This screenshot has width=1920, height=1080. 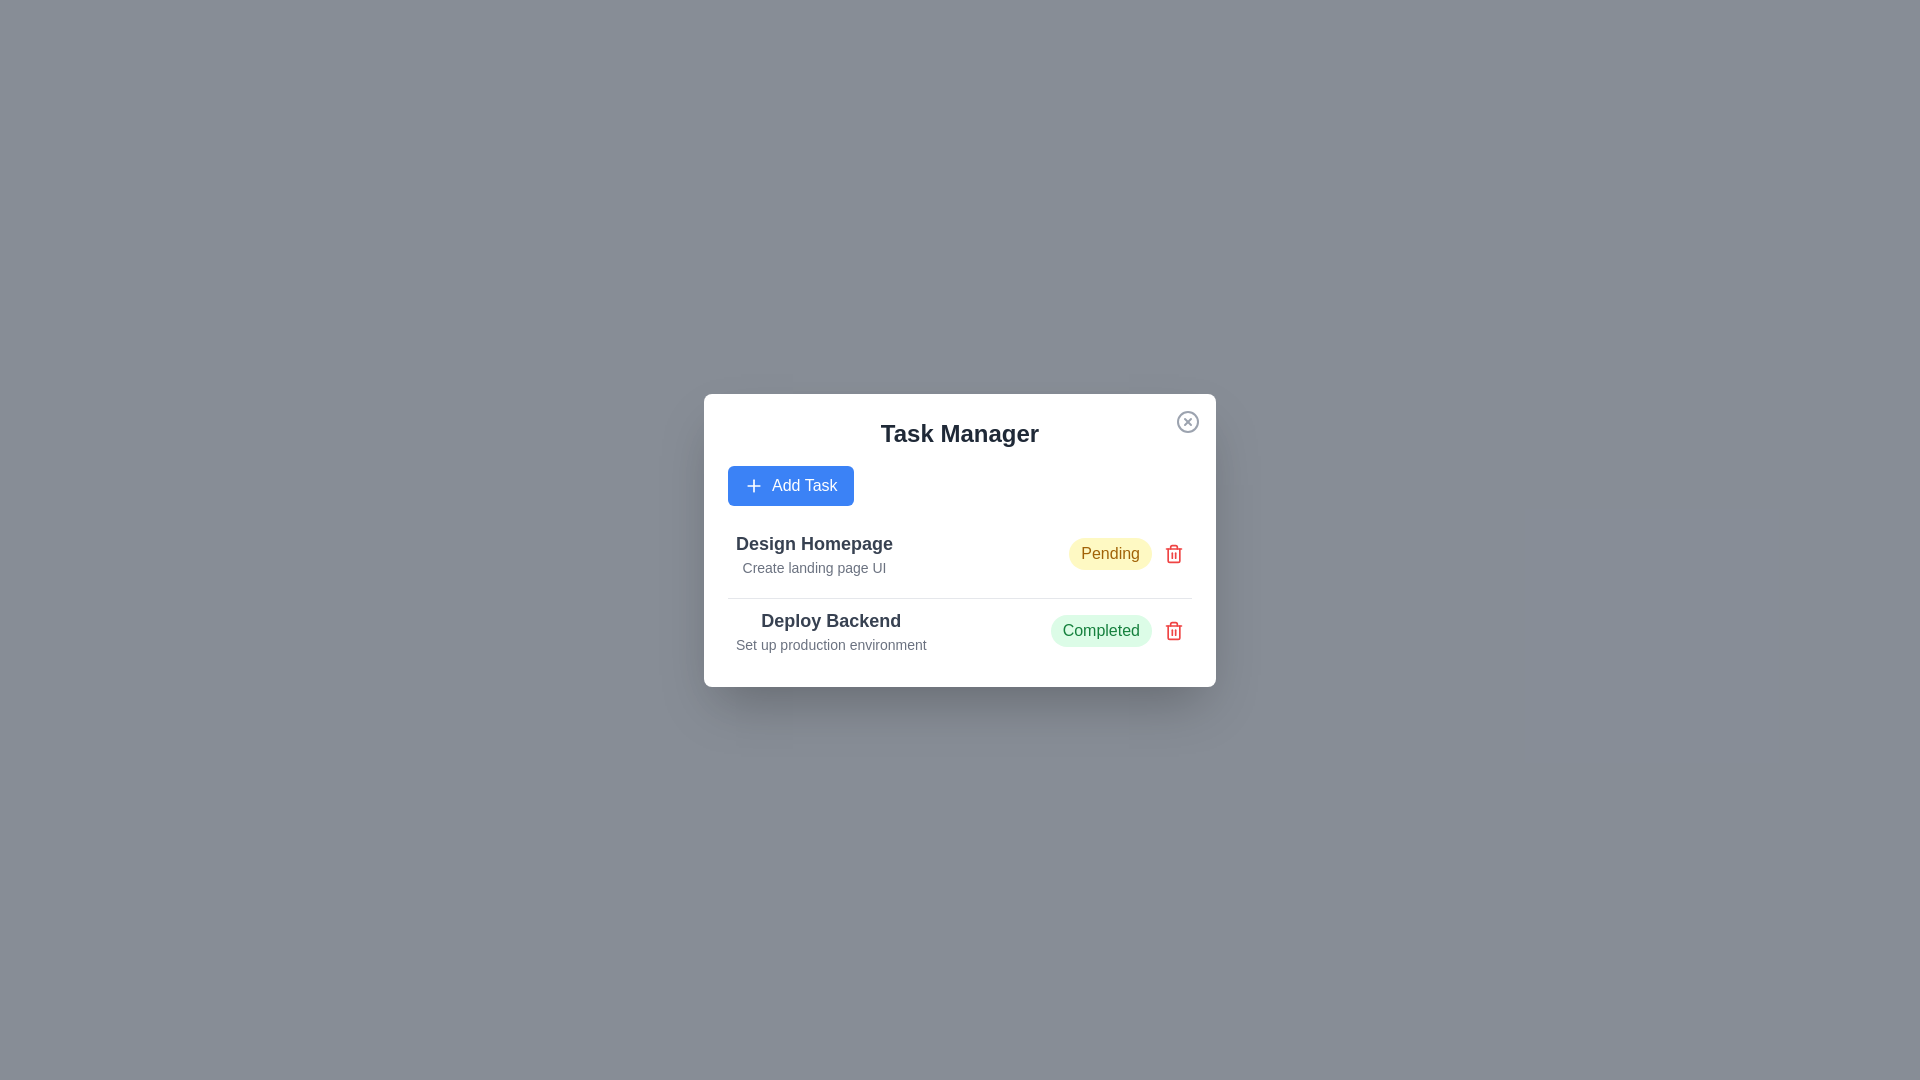 I want to click on the static text label displaying 'Set up production environment', which is located directly below the 'Deploy Backend' heading in the task management list, so click(x=831, y=644).